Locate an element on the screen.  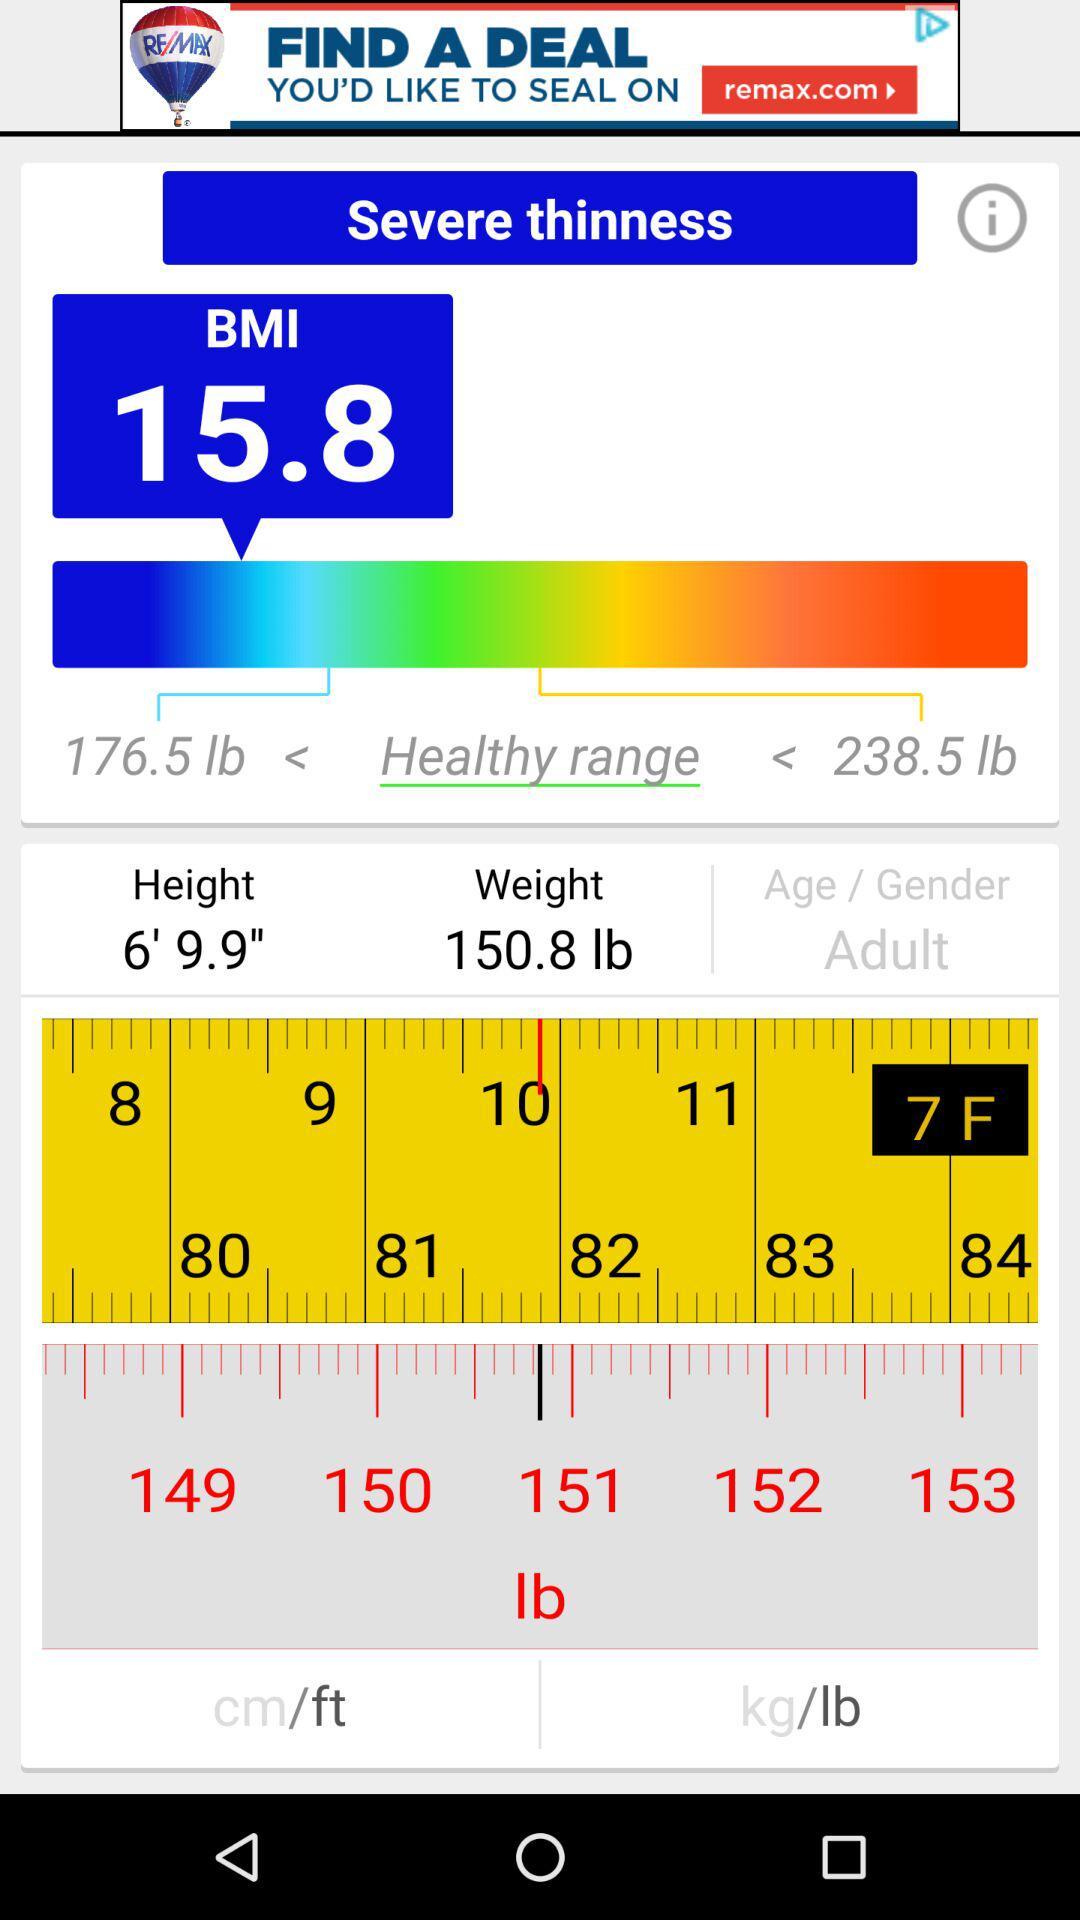
the add is located at coordinates (540, 65).